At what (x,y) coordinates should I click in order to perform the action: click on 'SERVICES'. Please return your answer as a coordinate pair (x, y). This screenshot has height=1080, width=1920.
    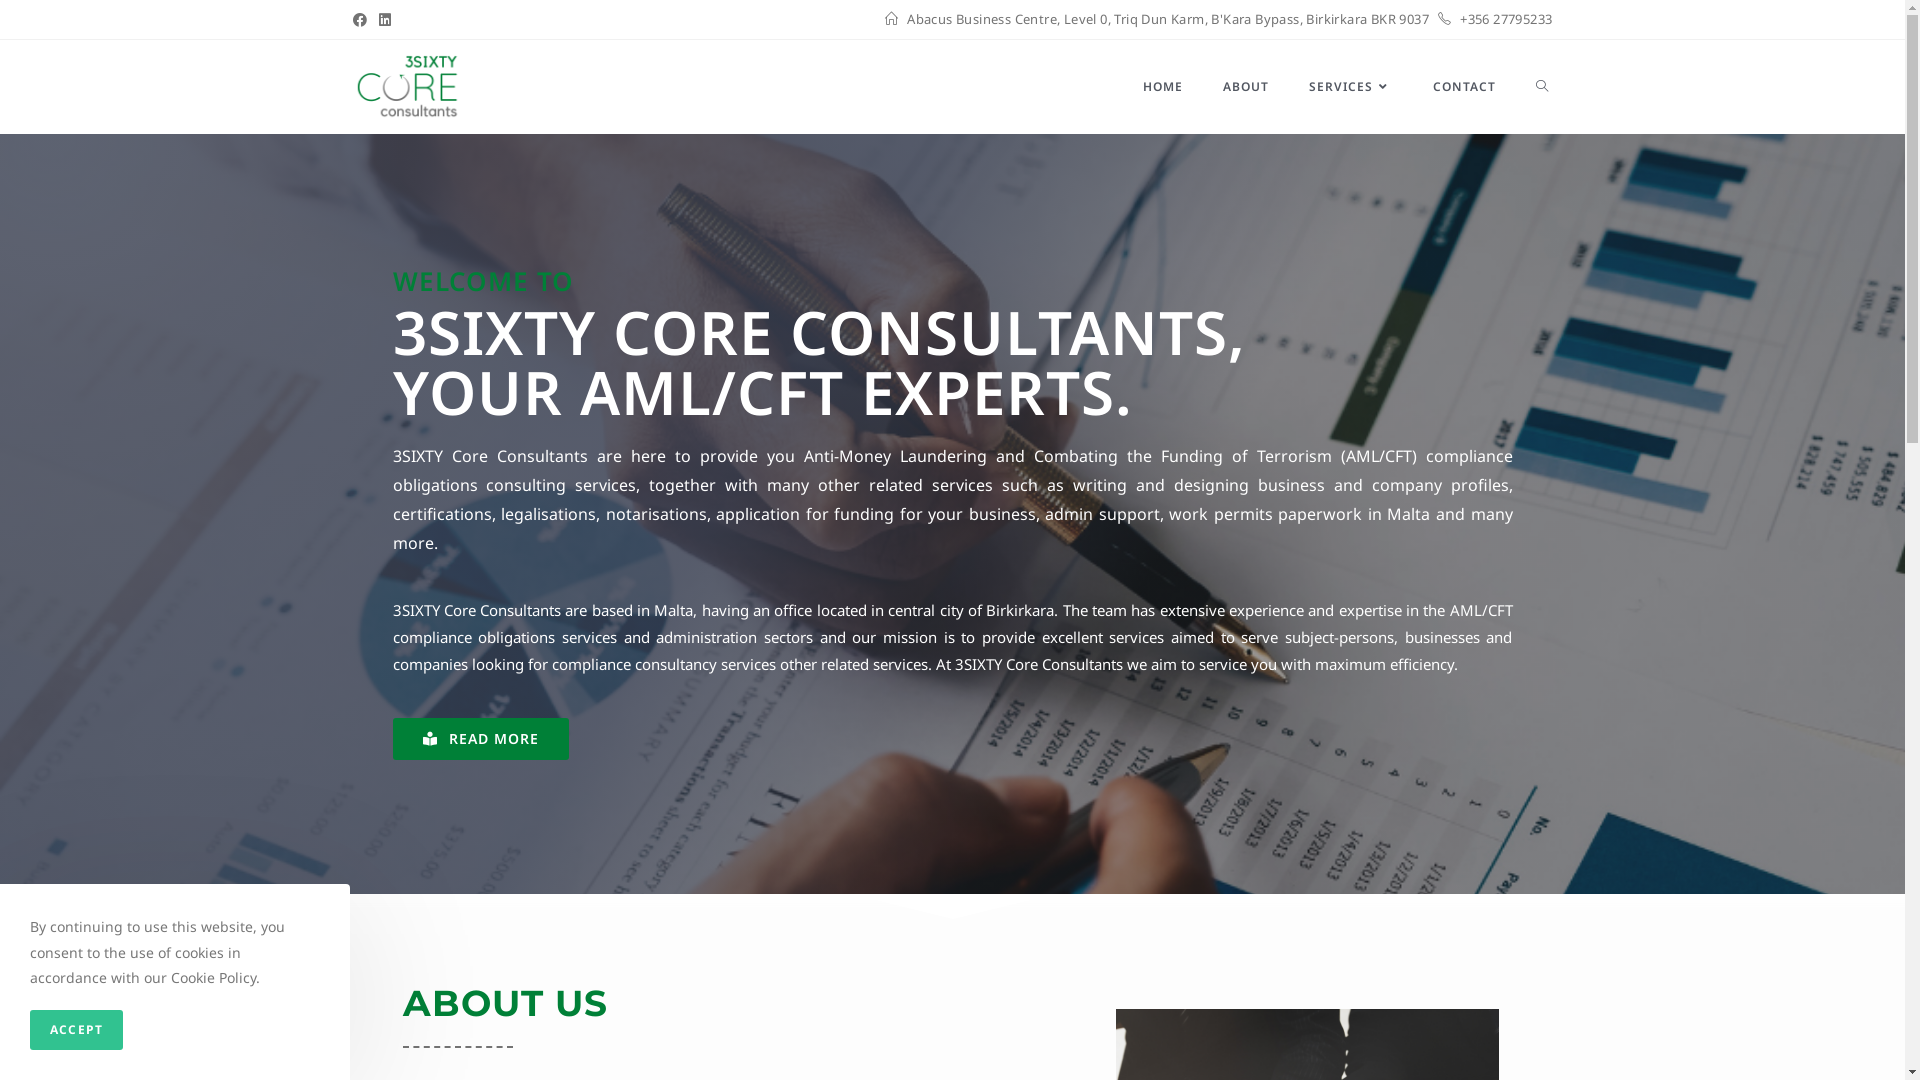
    Looking at the image, I should click on (1349, 86).